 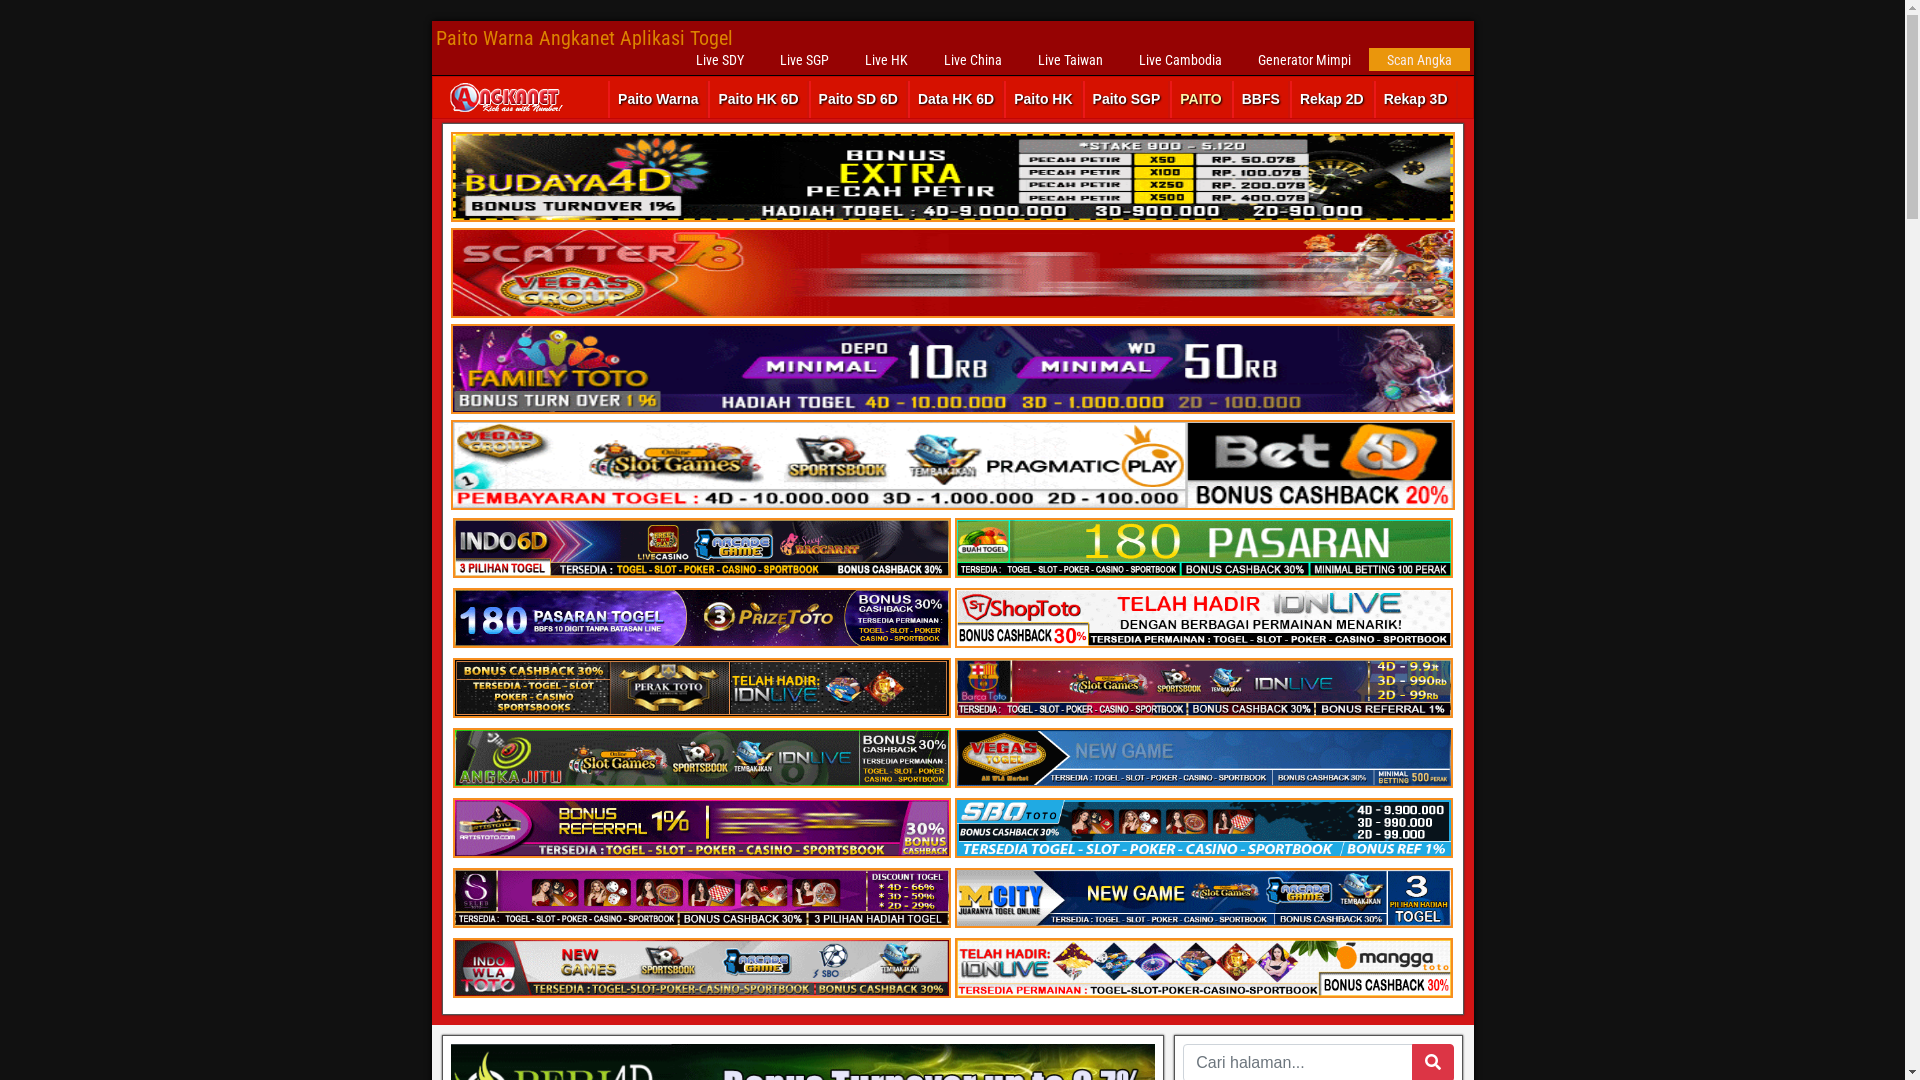 I want to click on 'Scan Angka', so click(x=1367, y=59).